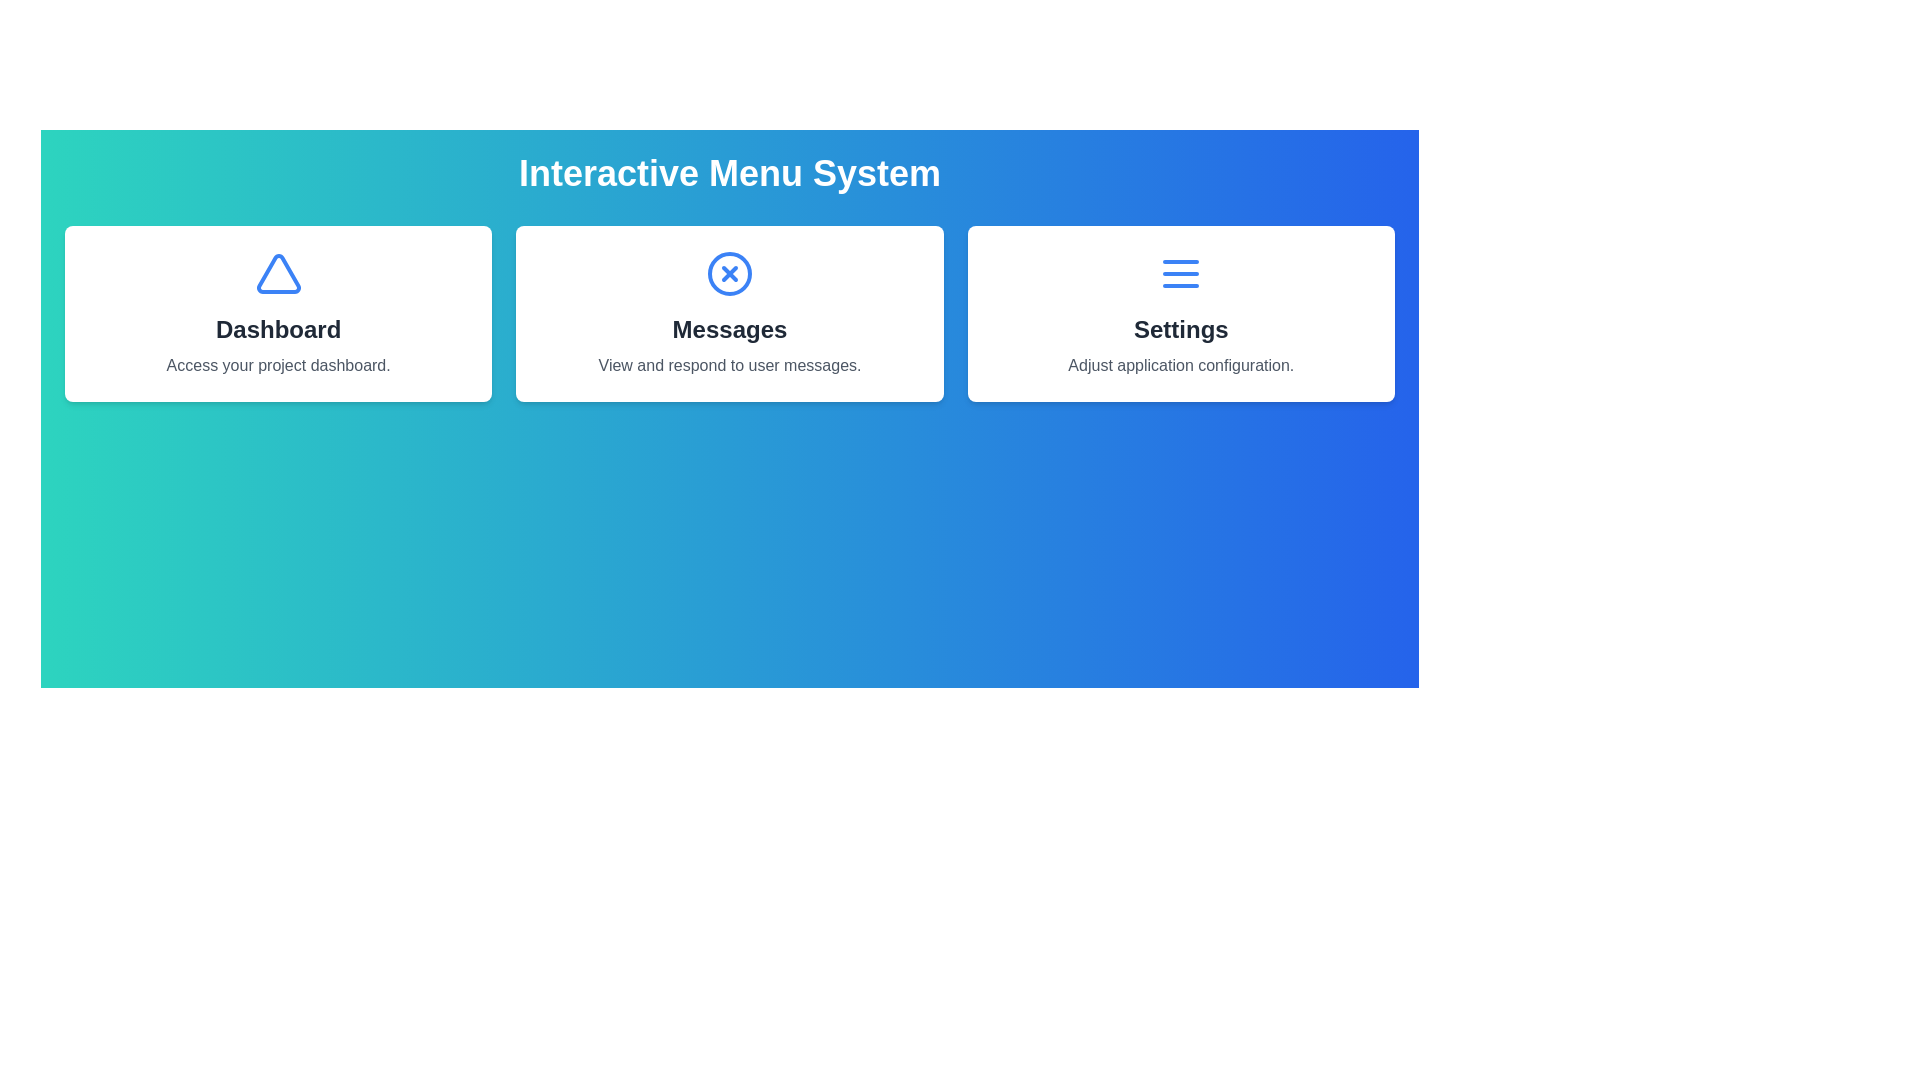 Image resolution: width=1920 pixels, height=1080 pixels. I want to click on the decorative icon within the 'Dashboard' card's header section, which represents the concept of a dashboard, so click(277, 273).